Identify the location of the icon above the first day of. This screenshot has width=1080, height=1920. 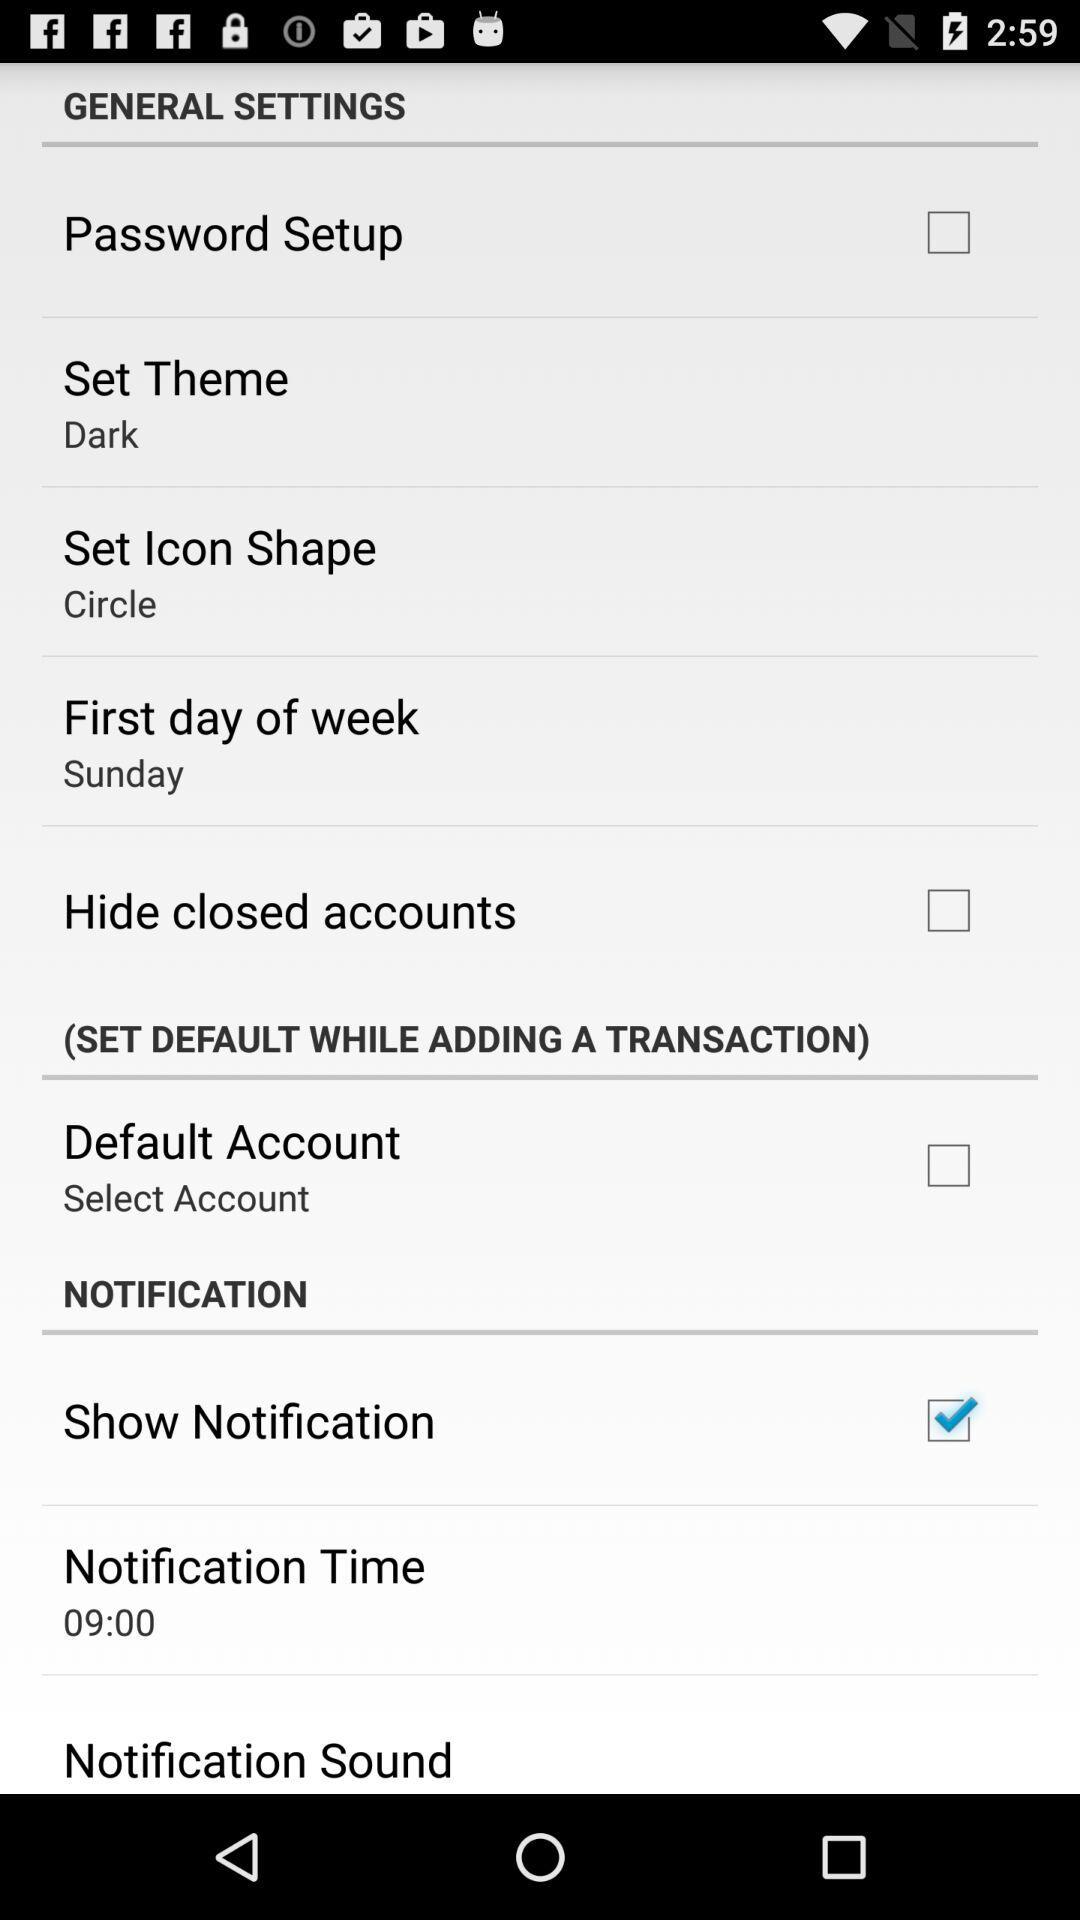
(109, 602).